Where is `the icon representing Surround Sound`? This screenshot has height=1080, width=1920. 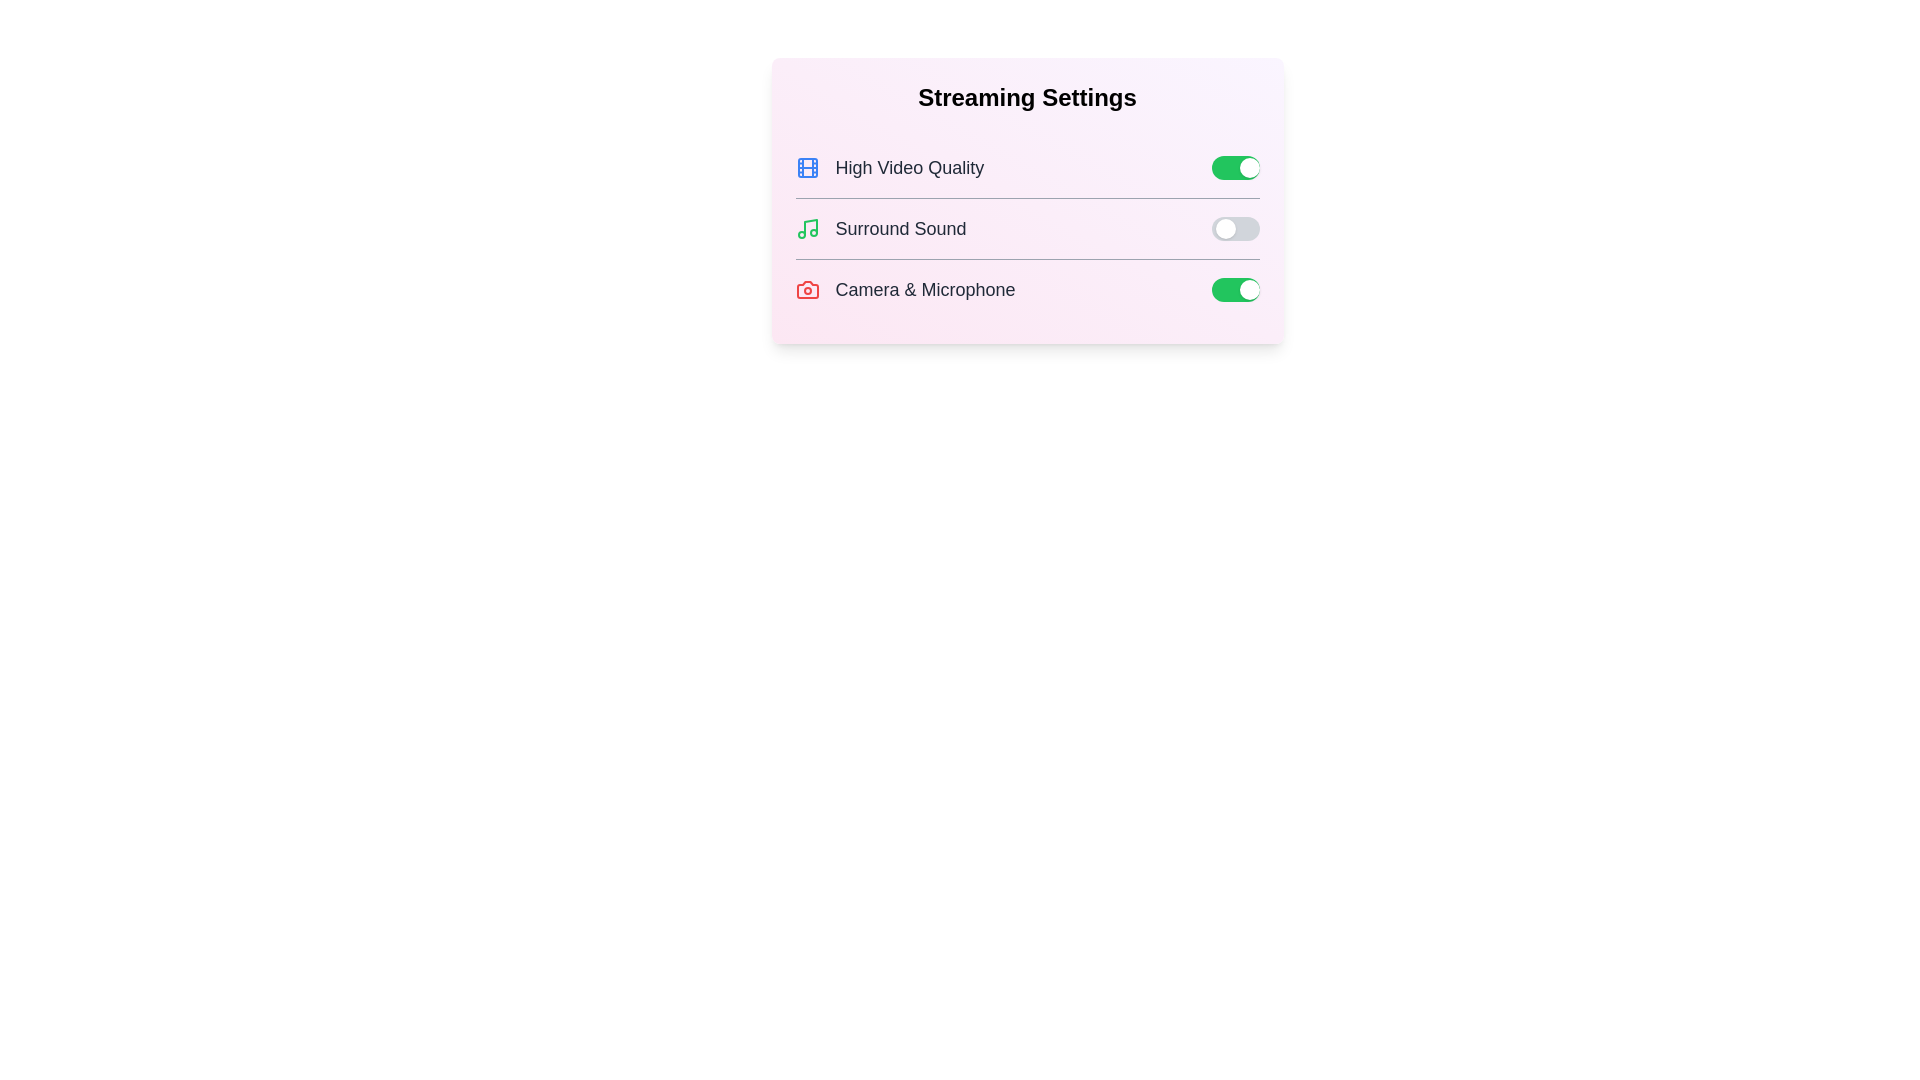
the icon representing Surround Sound is located at coordinates (807, 227).